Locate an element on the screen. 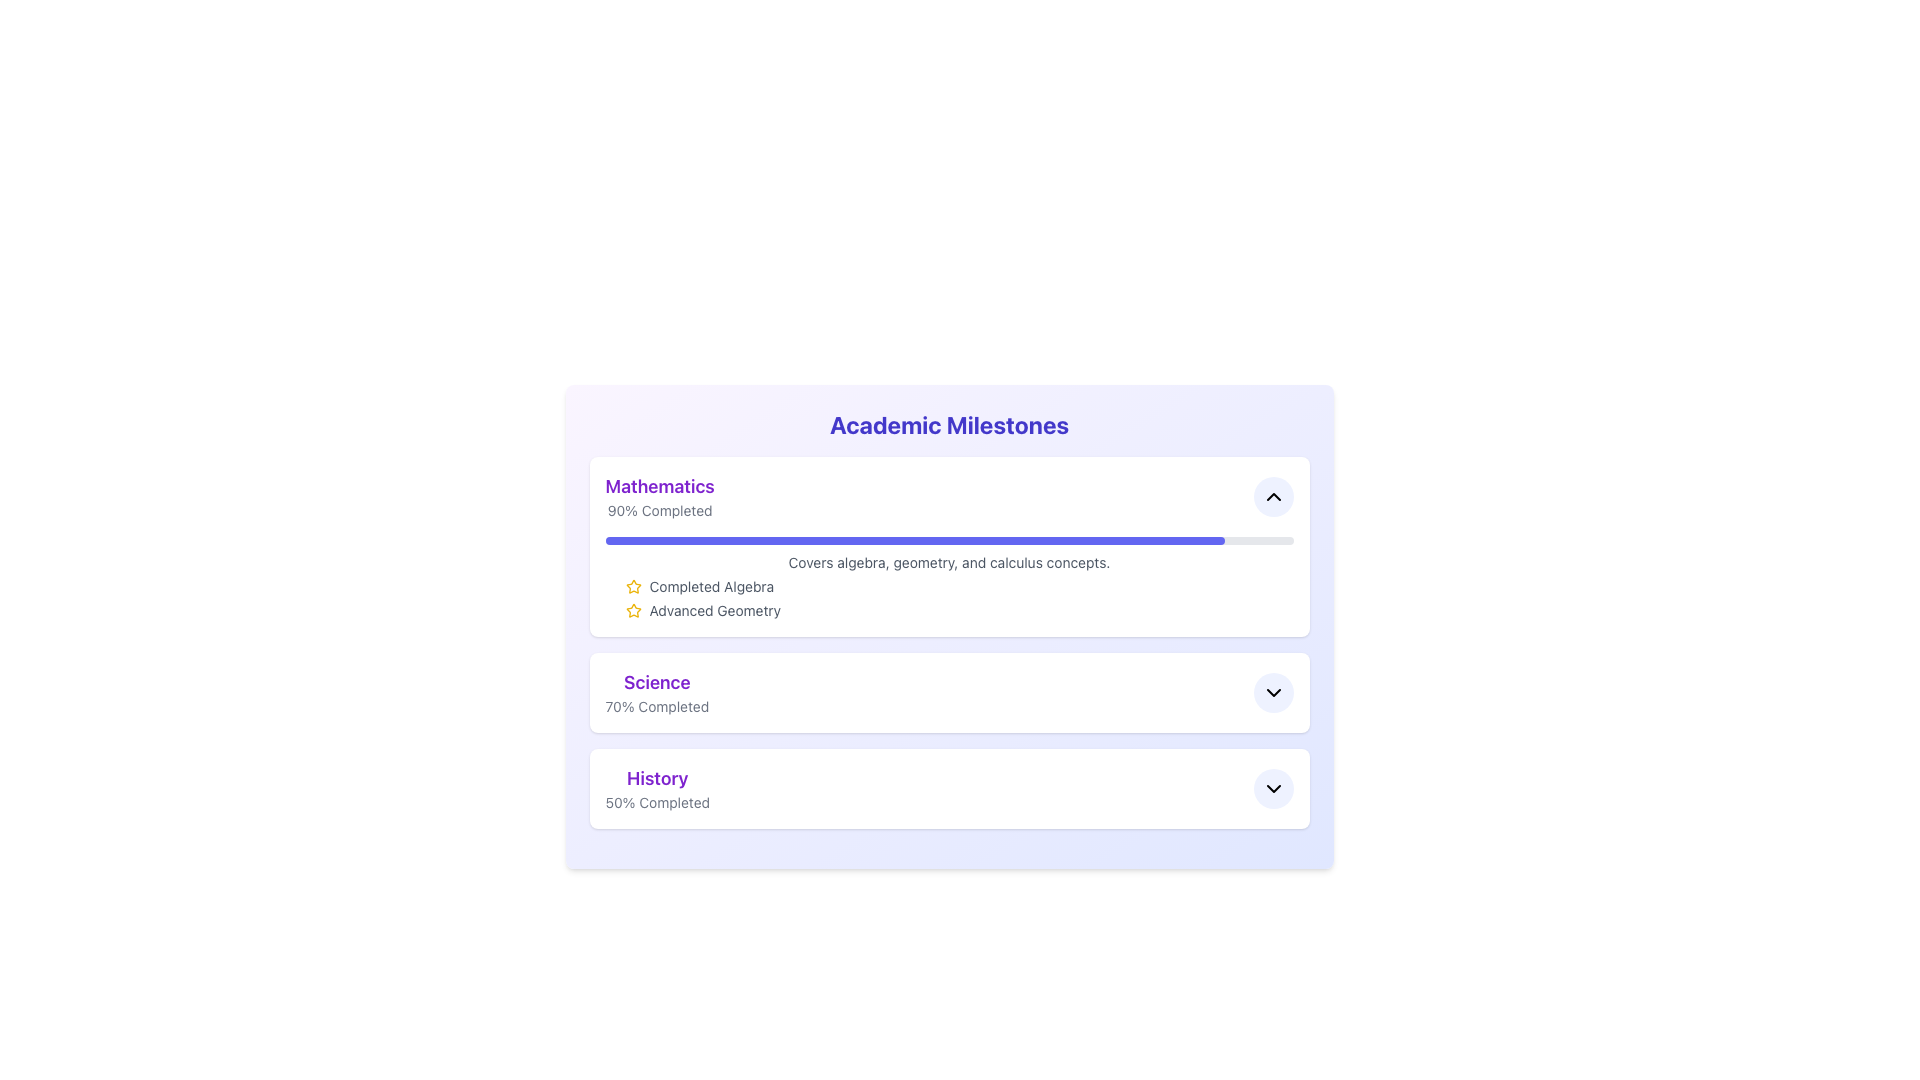 The height and width of the screenshot is (1080, 1920). the static text label that displays '50% Completed', which is gray and located directly below the heading 'History' is located at coordinates (657, 801).